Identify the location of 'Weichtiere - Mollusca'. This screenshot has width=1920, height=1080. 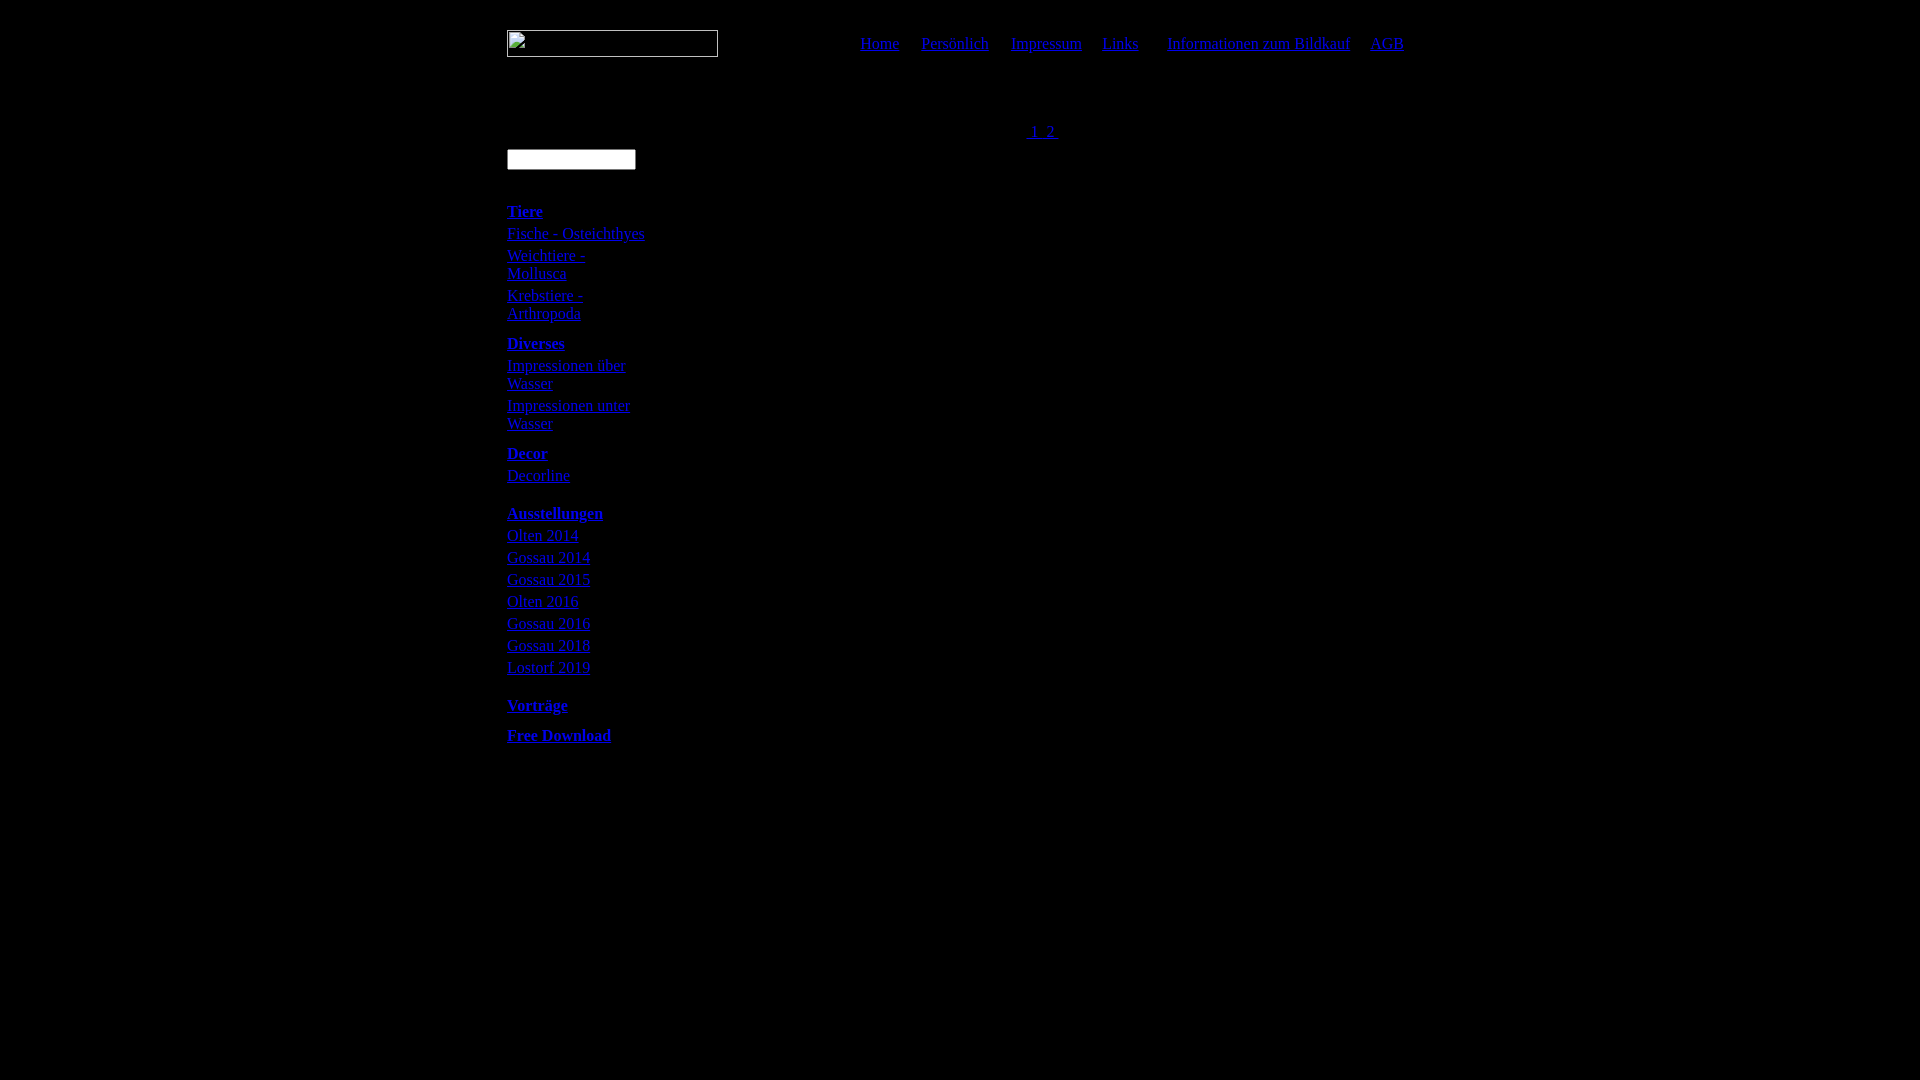
(546, 263).